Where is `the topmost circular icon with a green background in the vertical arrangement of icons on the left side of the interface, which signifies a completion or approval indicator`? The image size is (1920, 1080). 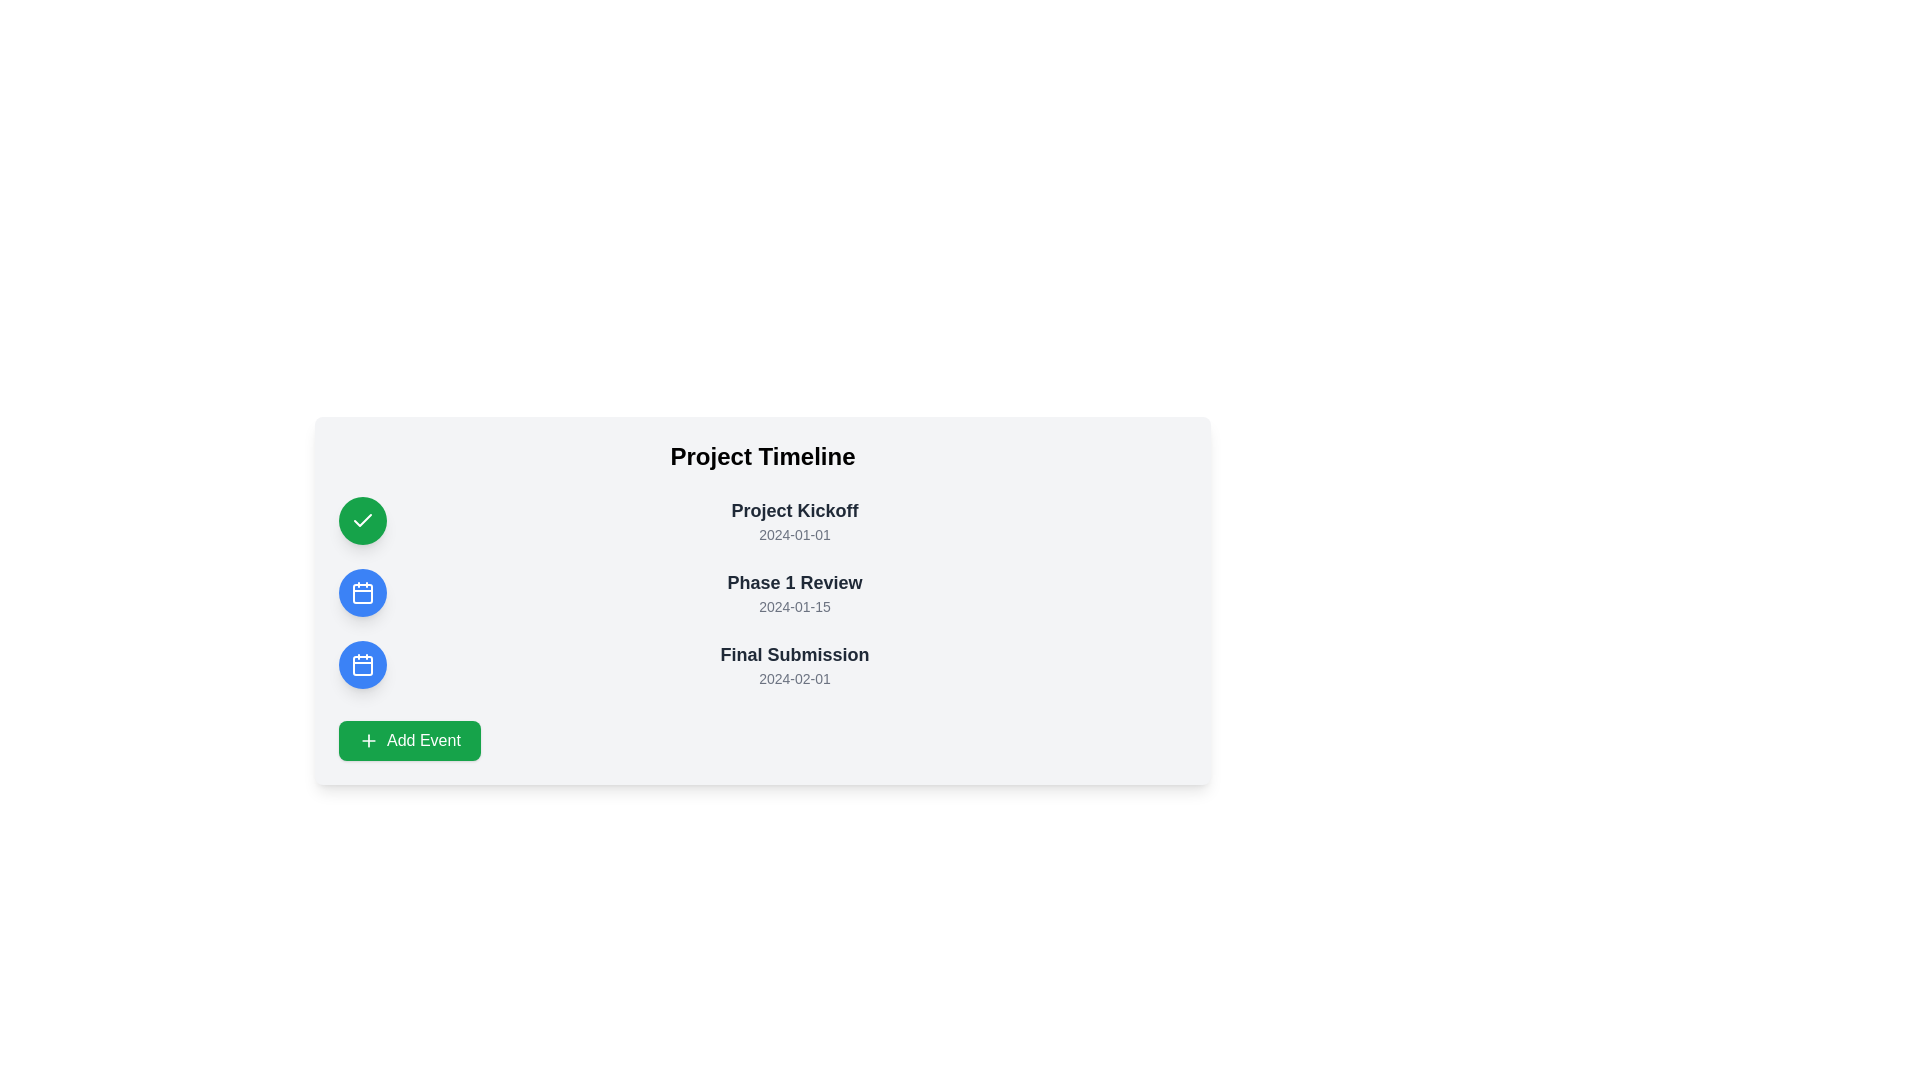
the topmost circular icon with a green background in the vertical arrangement of icons on the left side of the interface, which signifies a completion or approval indicator is located at coordinates (363, 519).